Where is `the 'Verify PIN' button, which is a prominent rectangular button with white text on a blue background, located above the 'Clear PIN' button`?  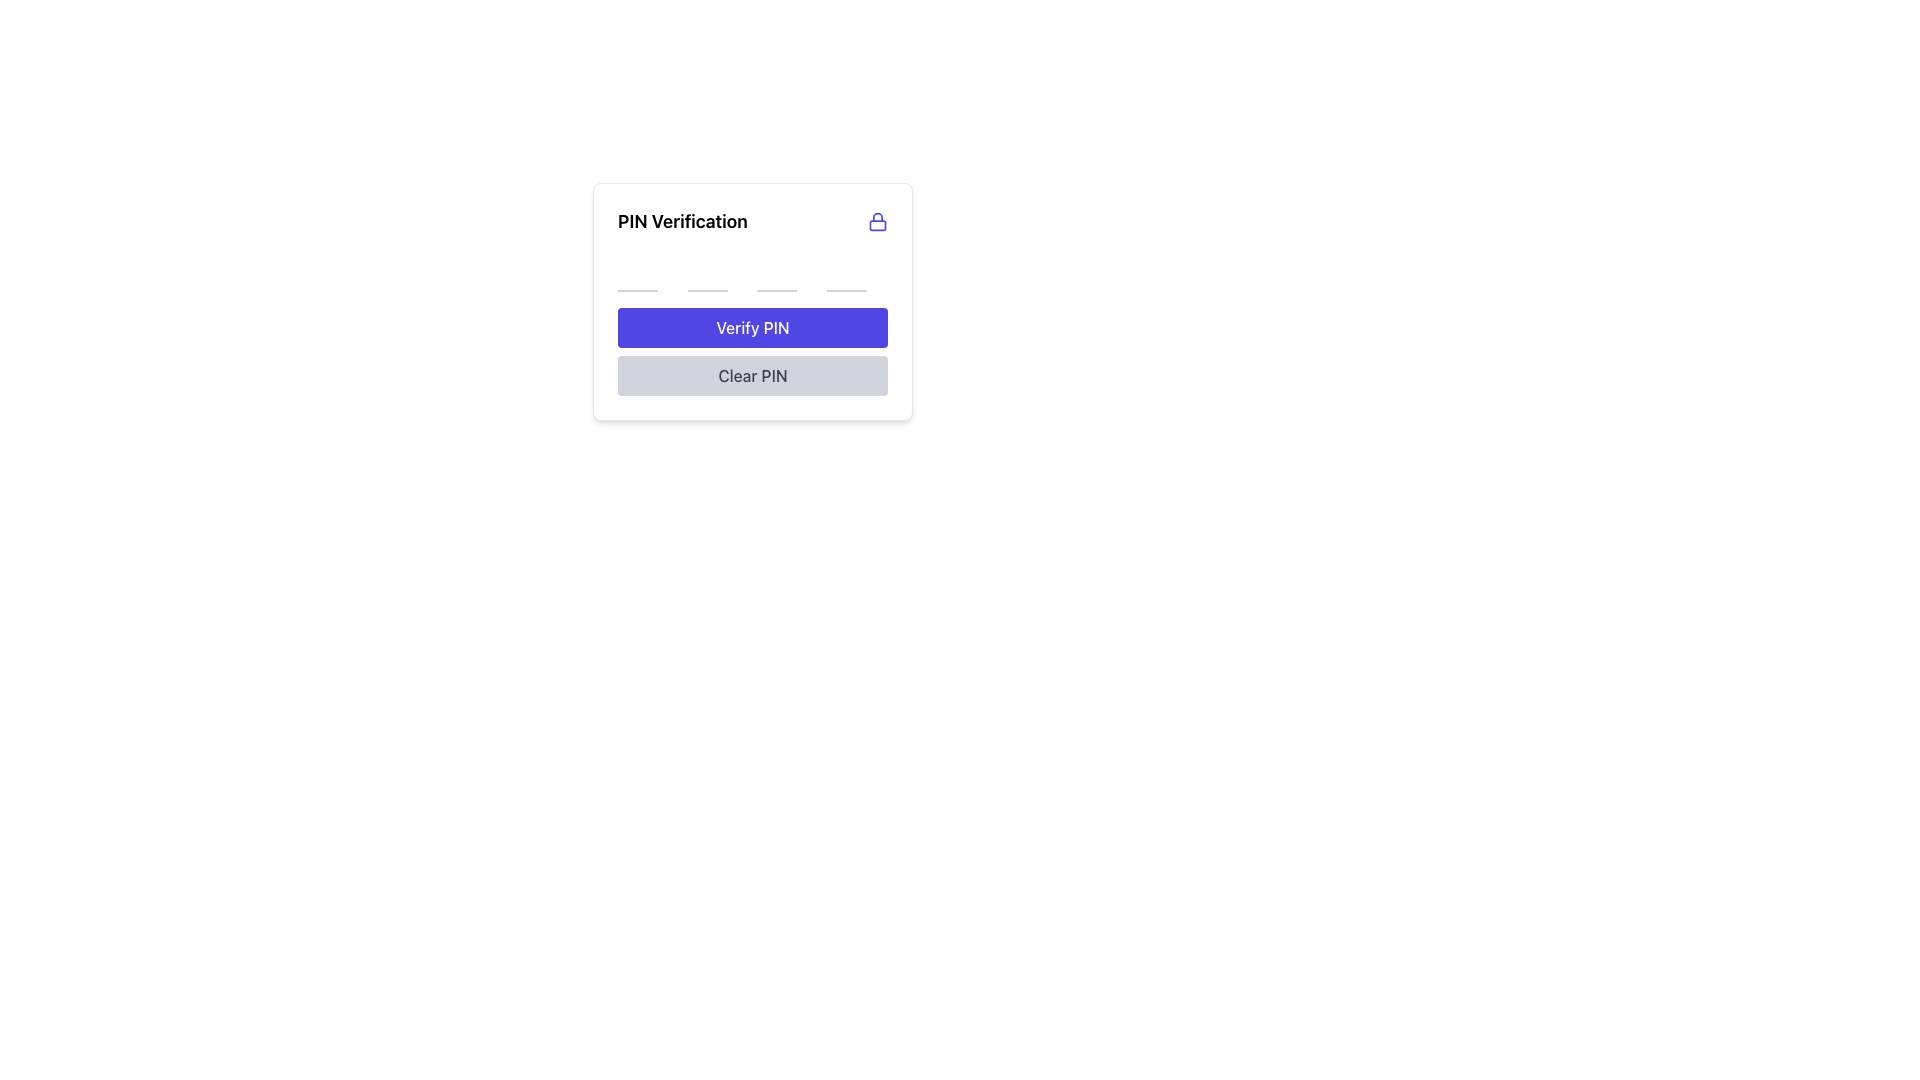 the 'Verify PIN' button, which is a prominent rectangular button with white text on a blue background, located above the 'Clear PIN' button is located at coordinates (752, 326).